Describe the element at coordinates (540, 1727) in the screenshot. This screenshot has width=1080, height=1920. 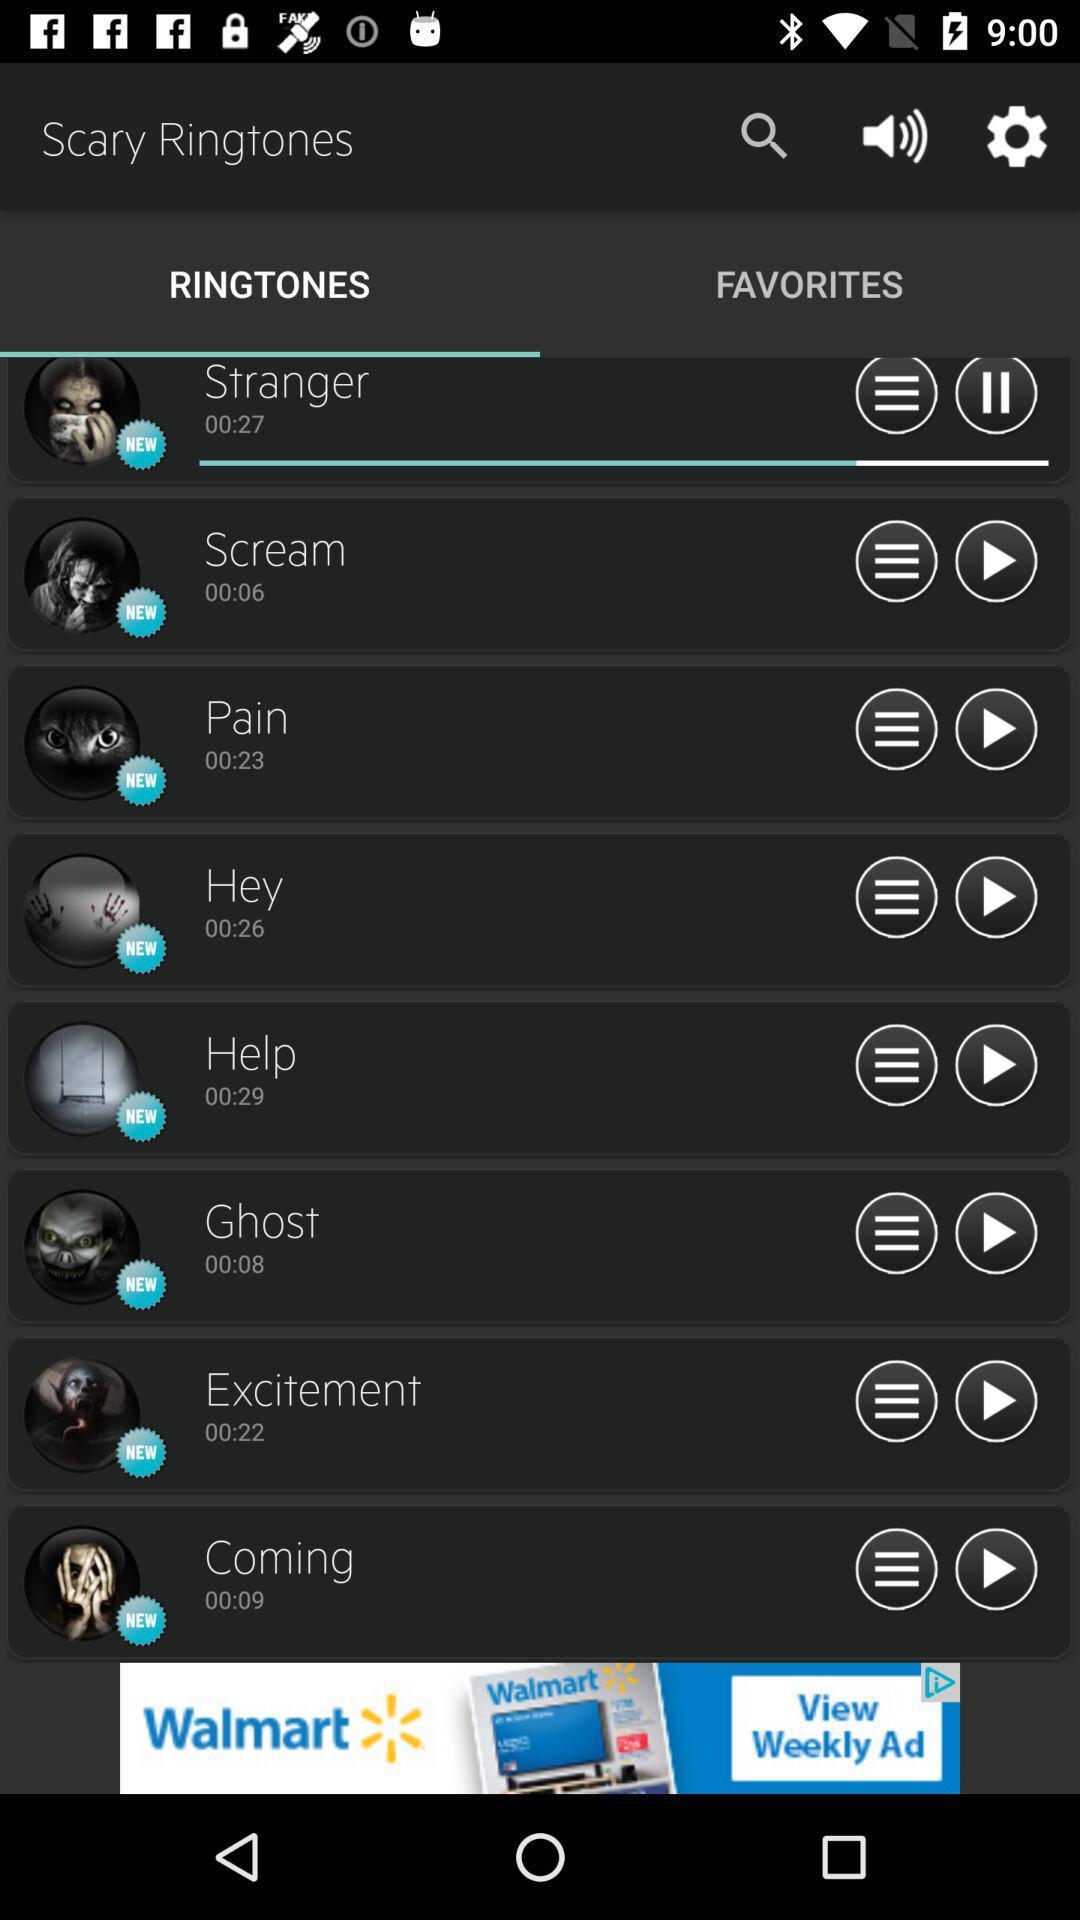
I see `the add` at that location.